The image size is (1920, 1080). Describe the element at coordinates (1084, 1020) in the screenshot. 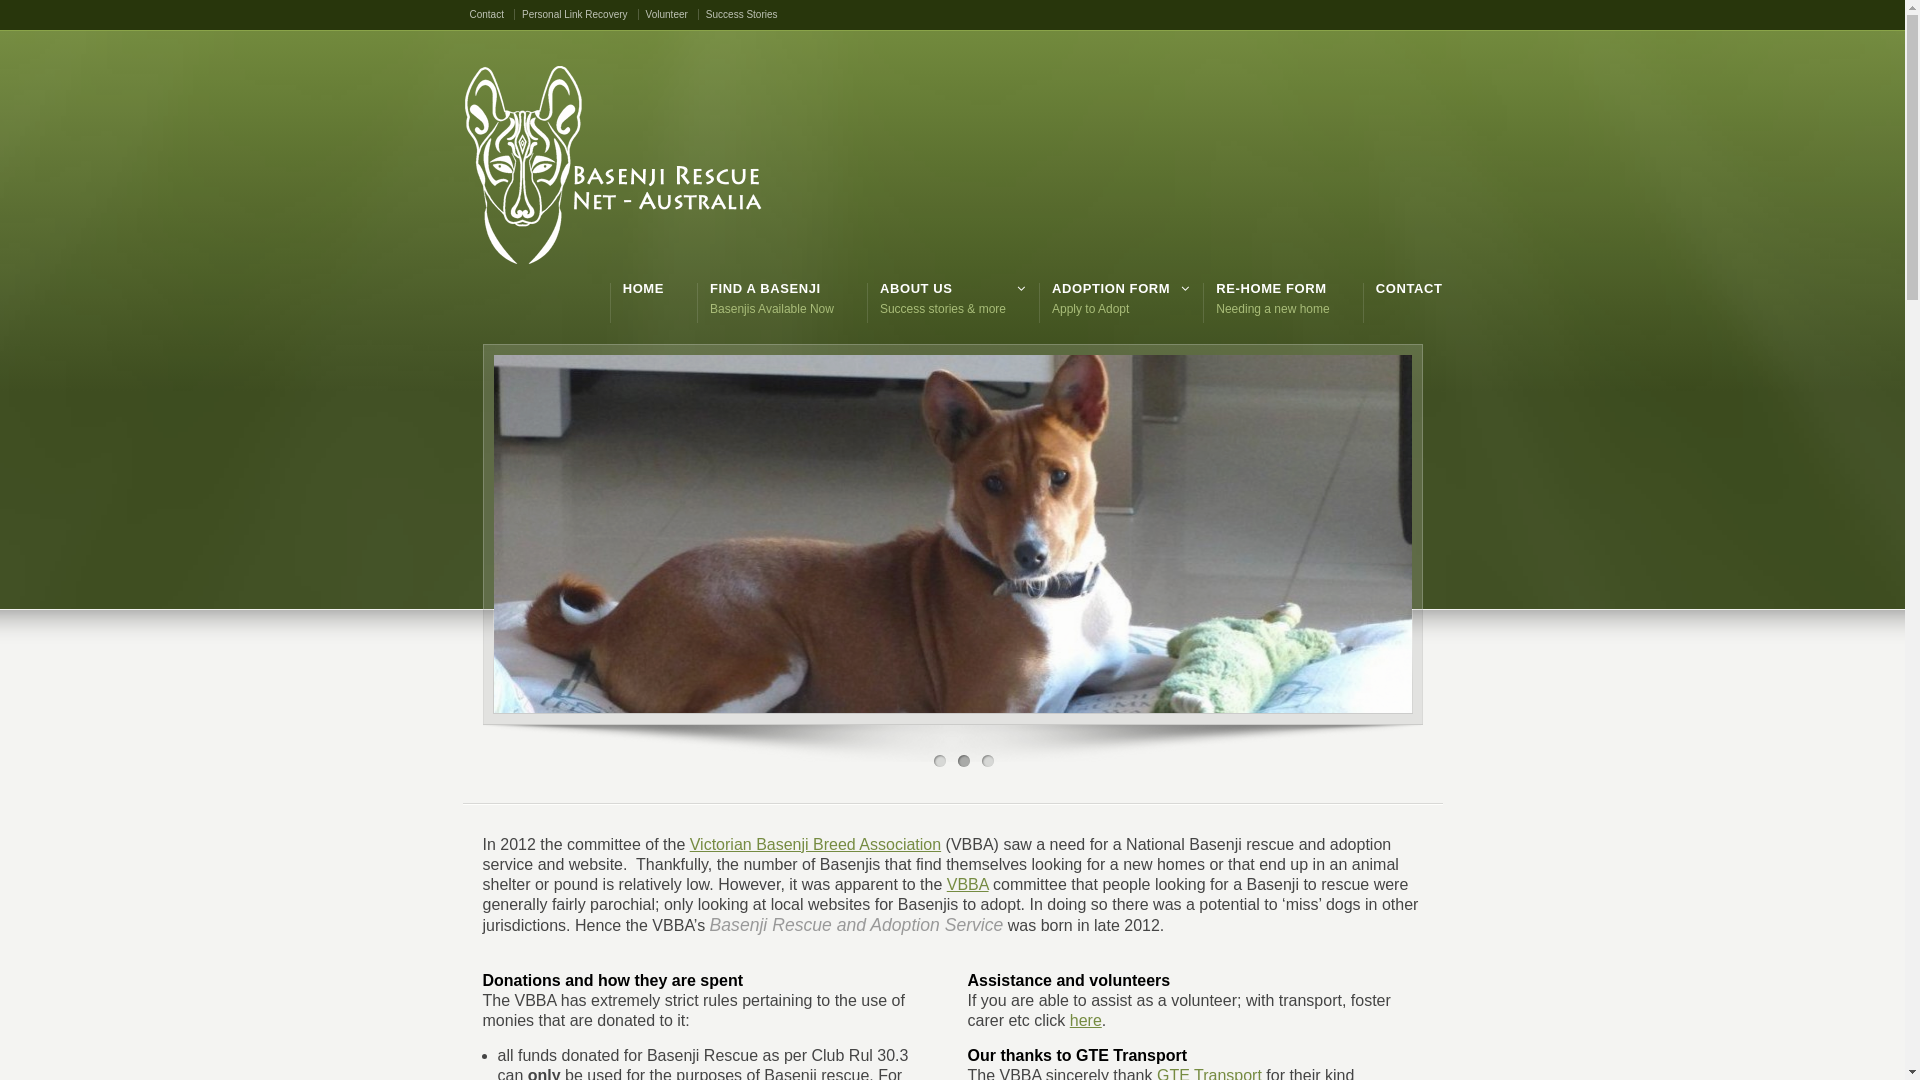

I see `'here'` at that location.